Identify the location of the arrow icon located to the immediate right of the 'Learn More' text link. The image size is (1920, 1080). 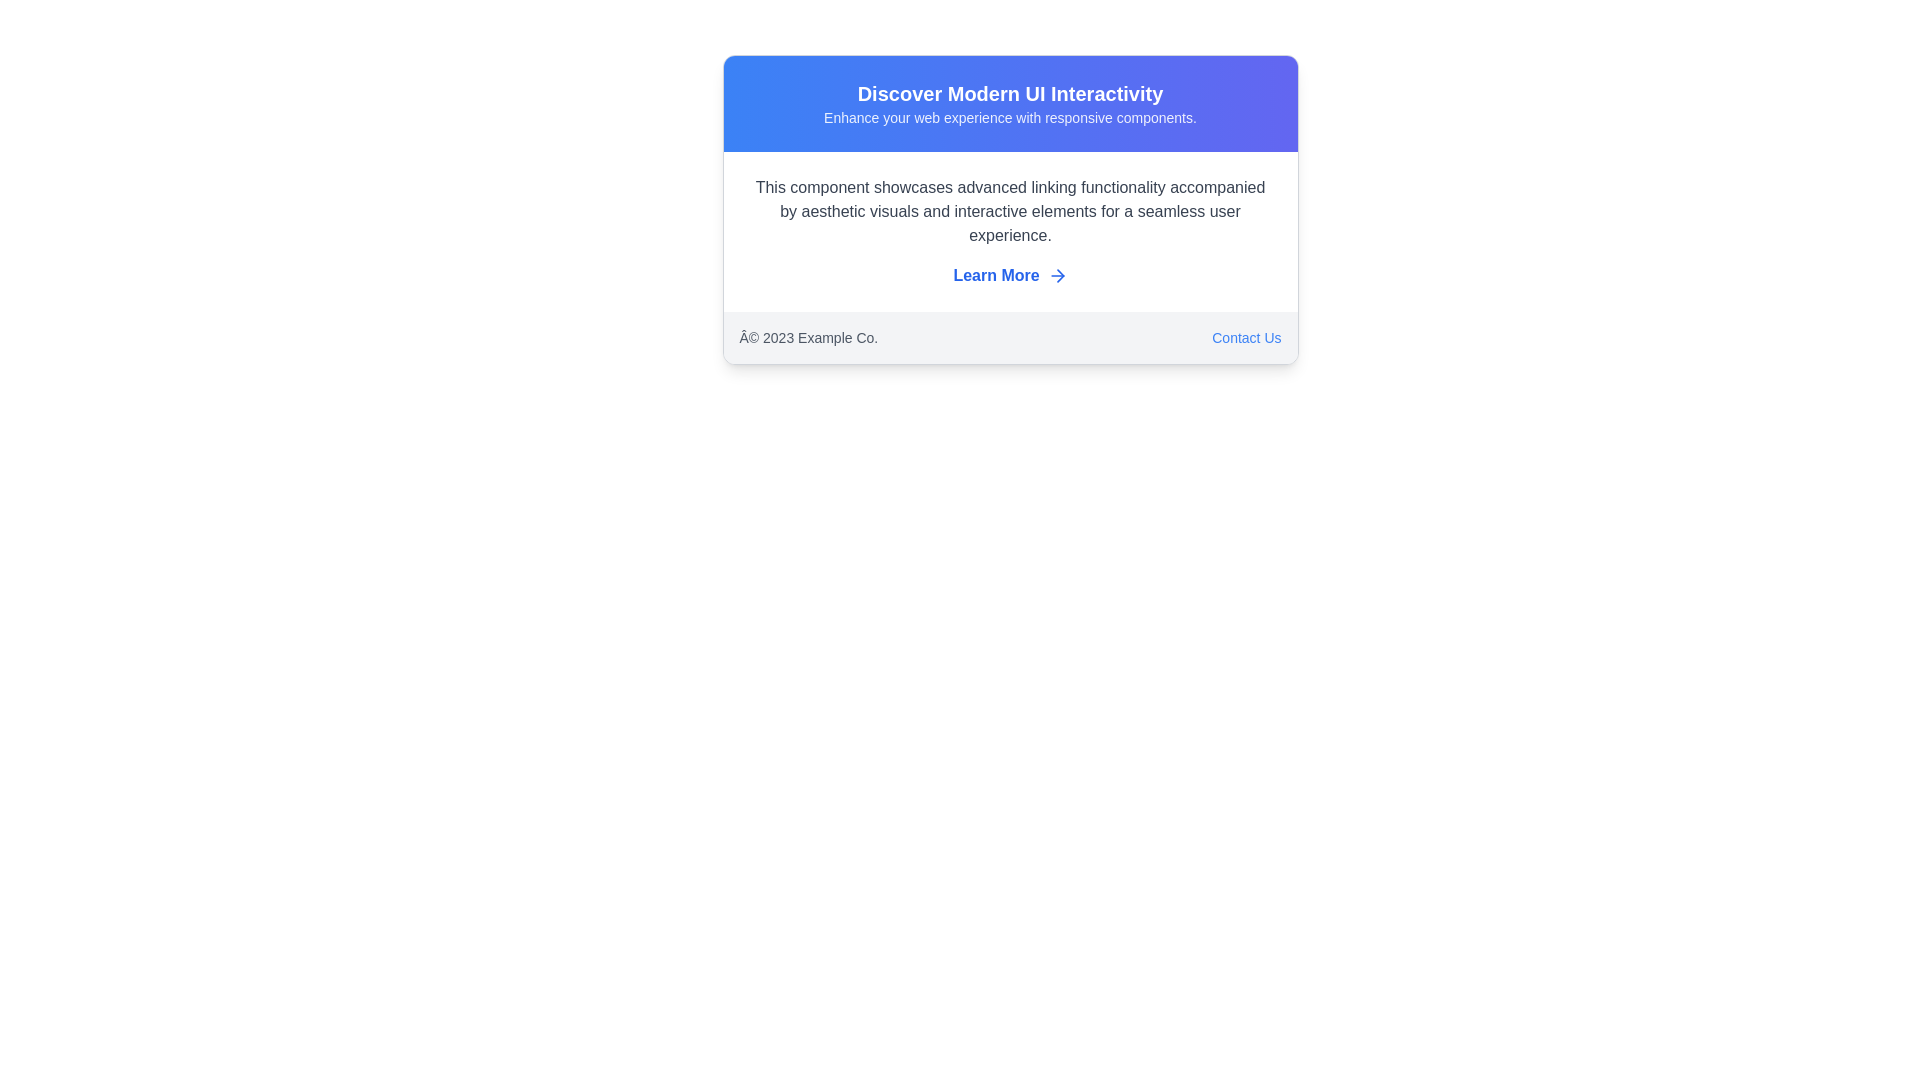
(1056, 276).